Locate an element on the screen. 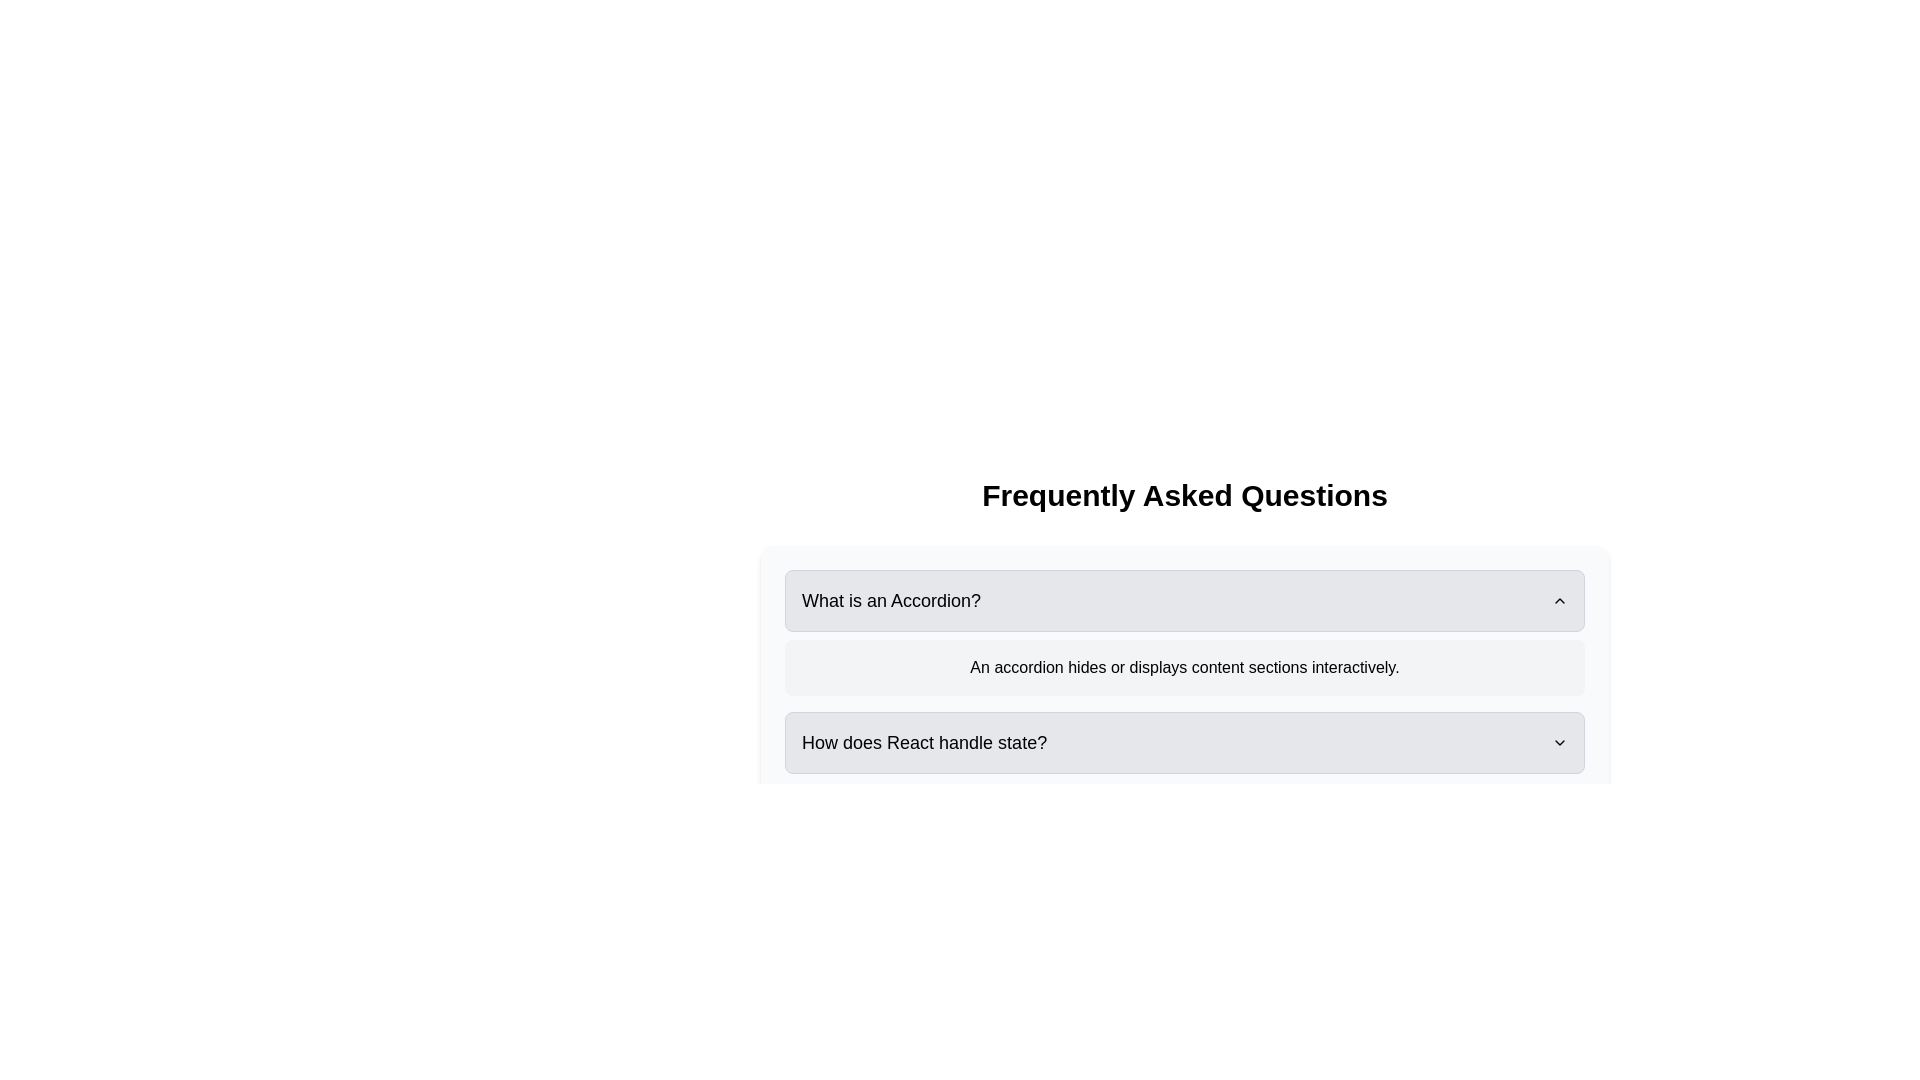 Image resolution: width=1920 pixels, height=1080 pixels. the downward chevron icon at the end of the 'How does React handle state?' question row is located at coordinates (1559, 743).